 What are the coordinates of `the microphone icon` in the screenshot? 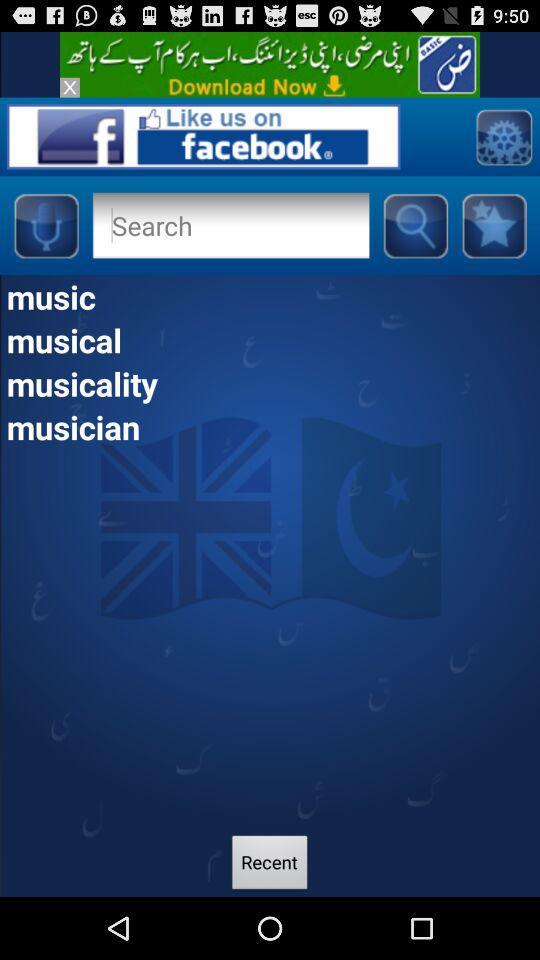 It's located at (45, 240).